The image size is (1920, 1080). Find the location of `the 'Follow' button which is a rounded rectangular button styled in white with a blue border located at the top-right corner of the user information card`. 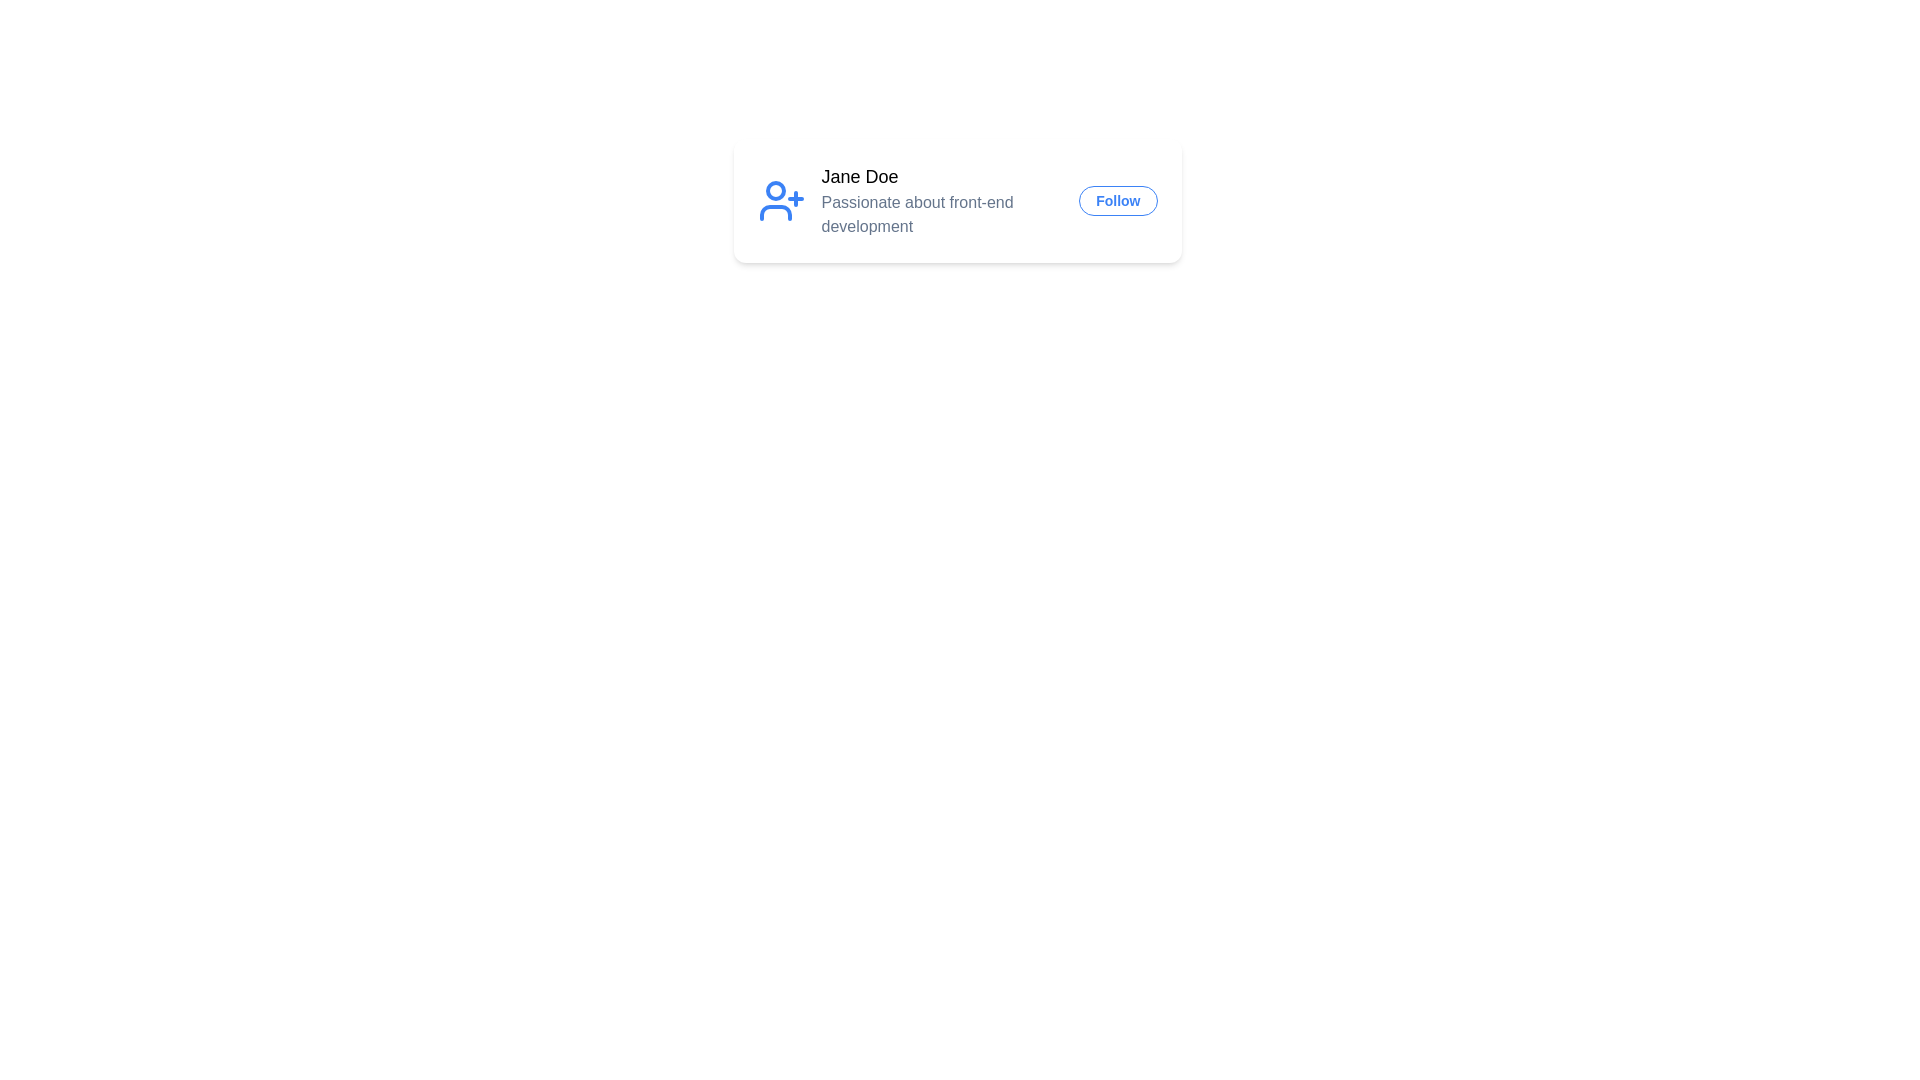

the 'Follow' button which is a rounded rectangular button styled in white with a blue border located at the top-right corner of the user information card is located at coordinates (1117, 200).